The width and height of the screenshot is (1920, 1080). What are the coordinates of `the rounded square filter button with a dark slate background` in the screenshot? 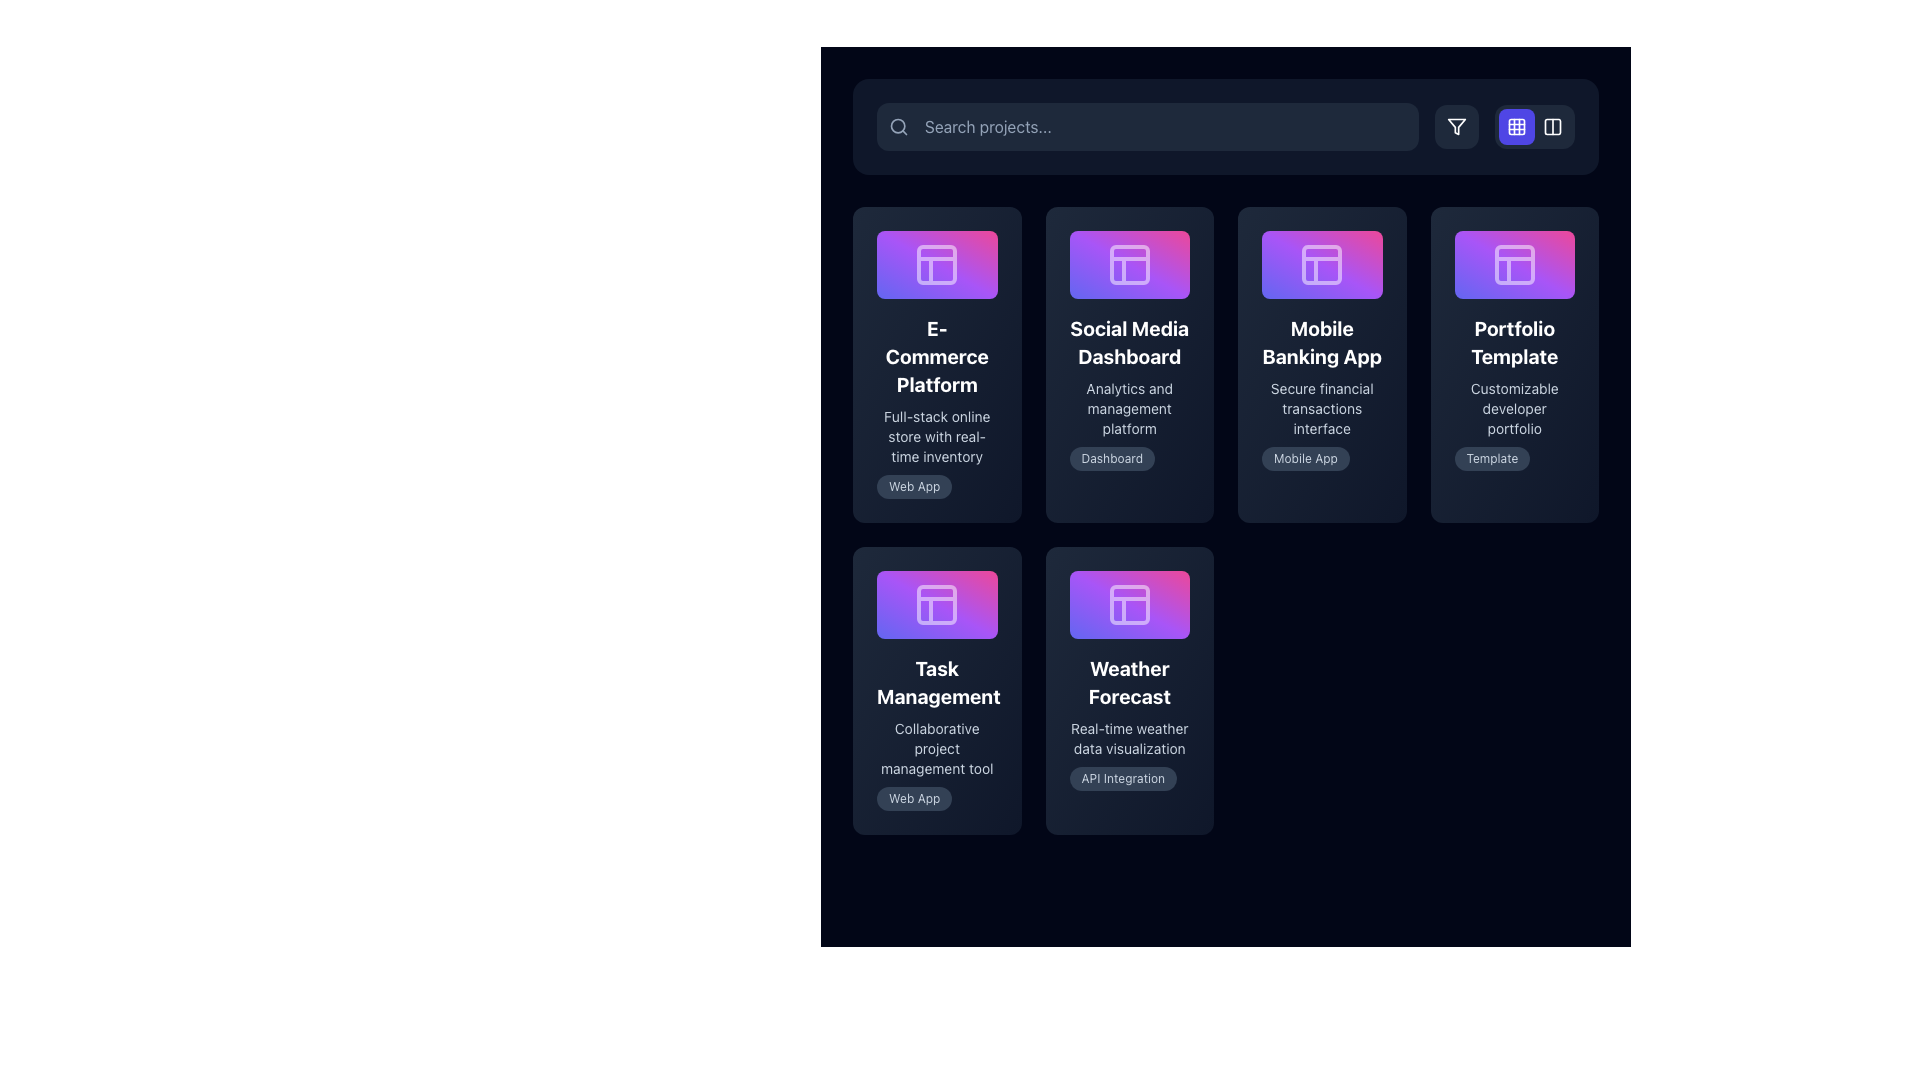 It's located at (1457, 127).